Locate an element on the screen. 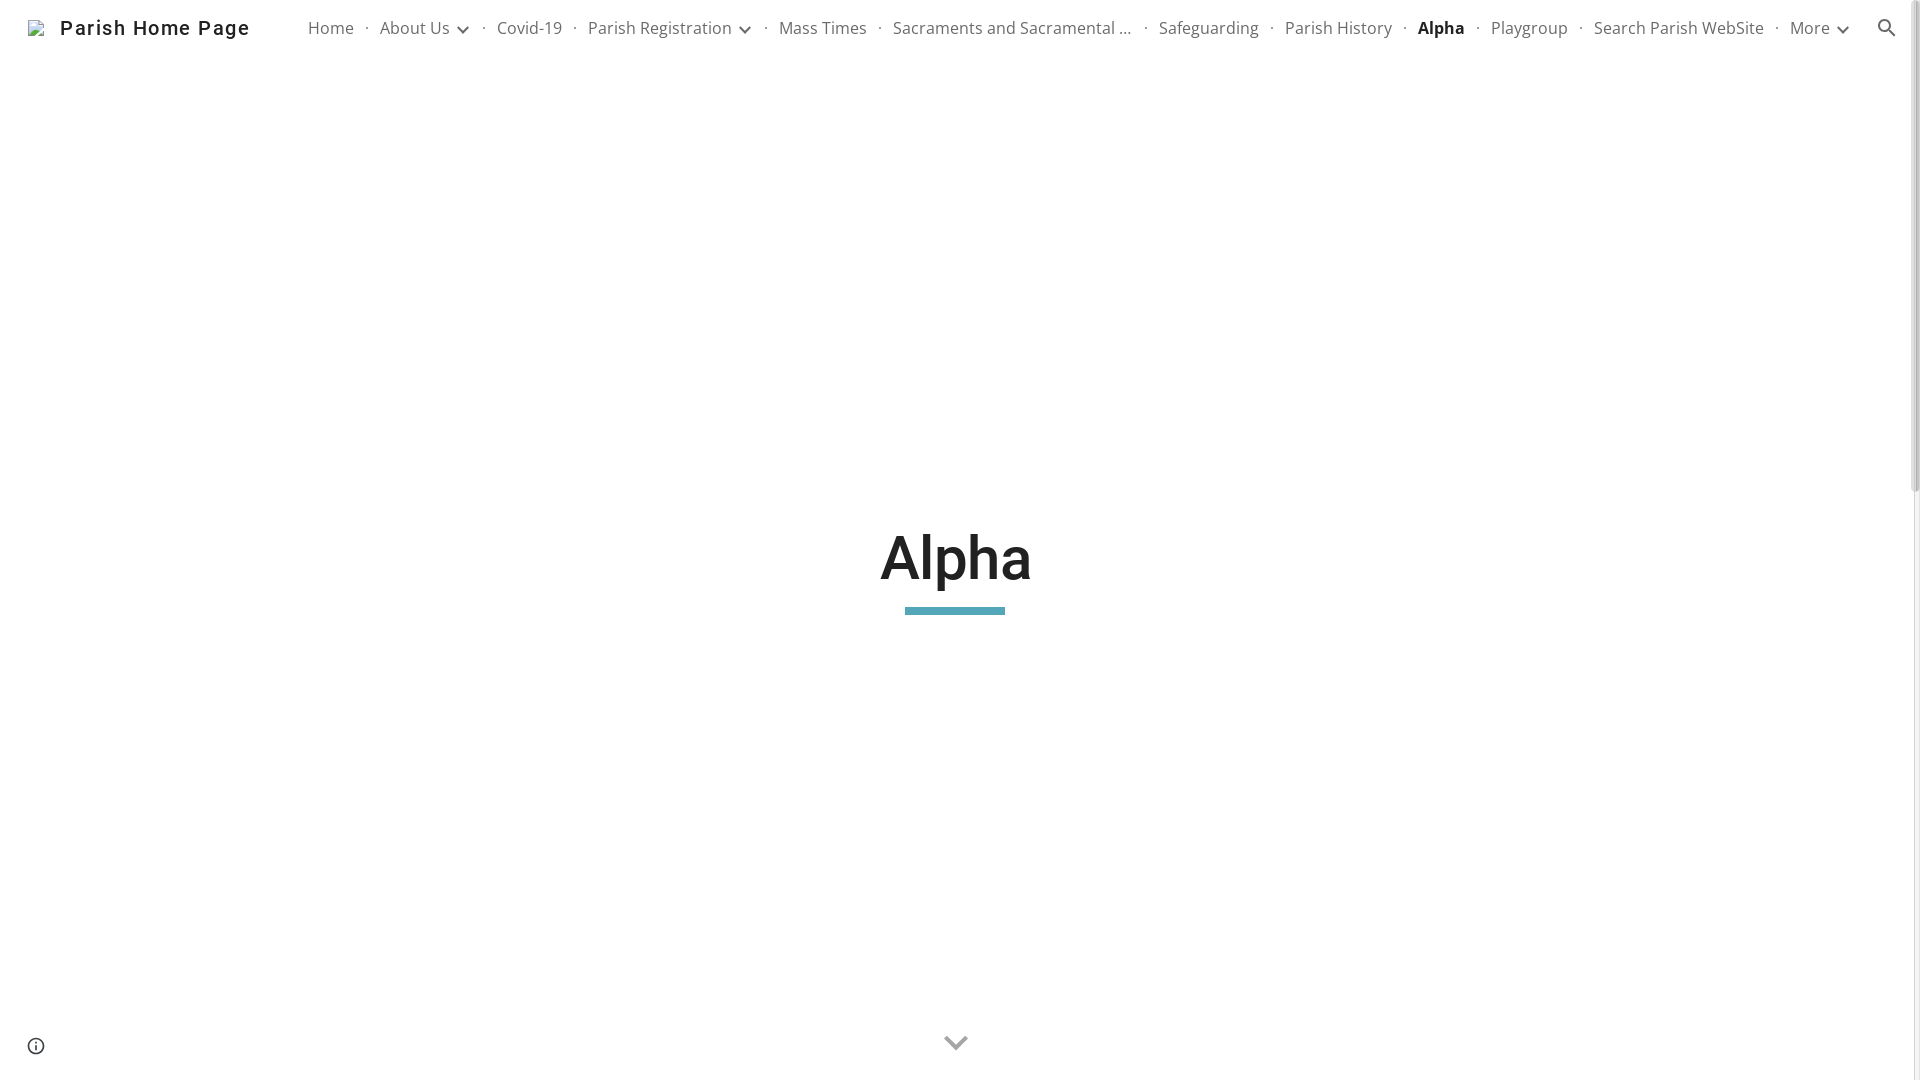  'Parish Registration' is located at coordinates (660, 27).